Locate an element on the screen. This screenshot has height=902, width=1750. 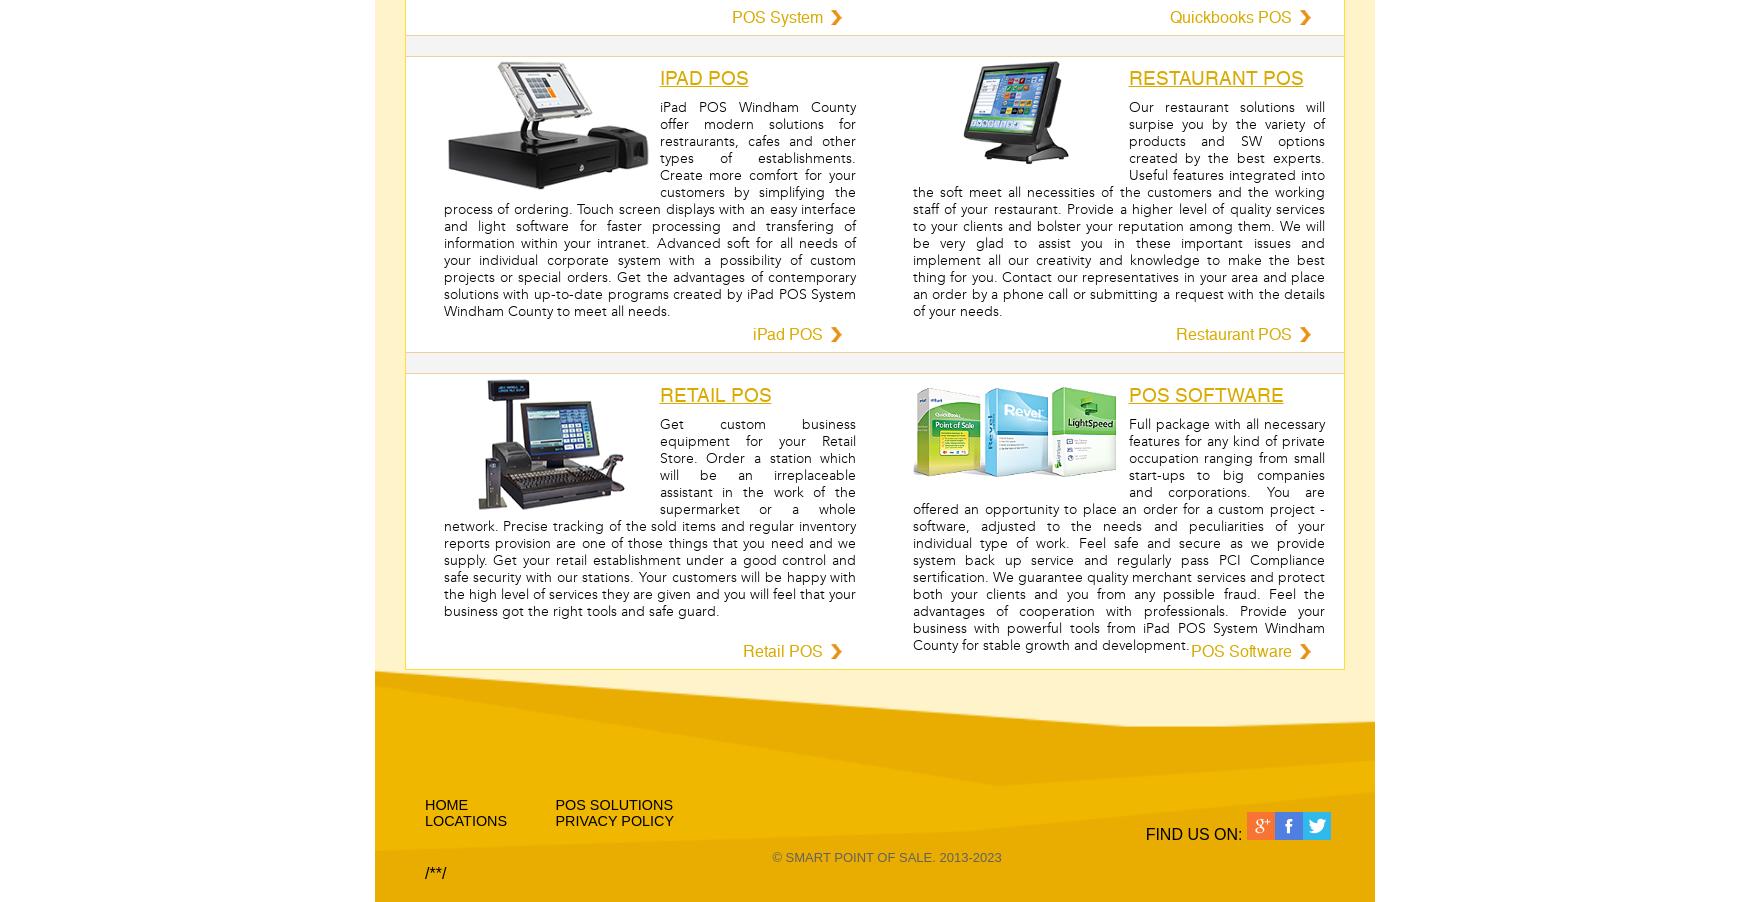
'POS System' is located at coordinates (775, 16).